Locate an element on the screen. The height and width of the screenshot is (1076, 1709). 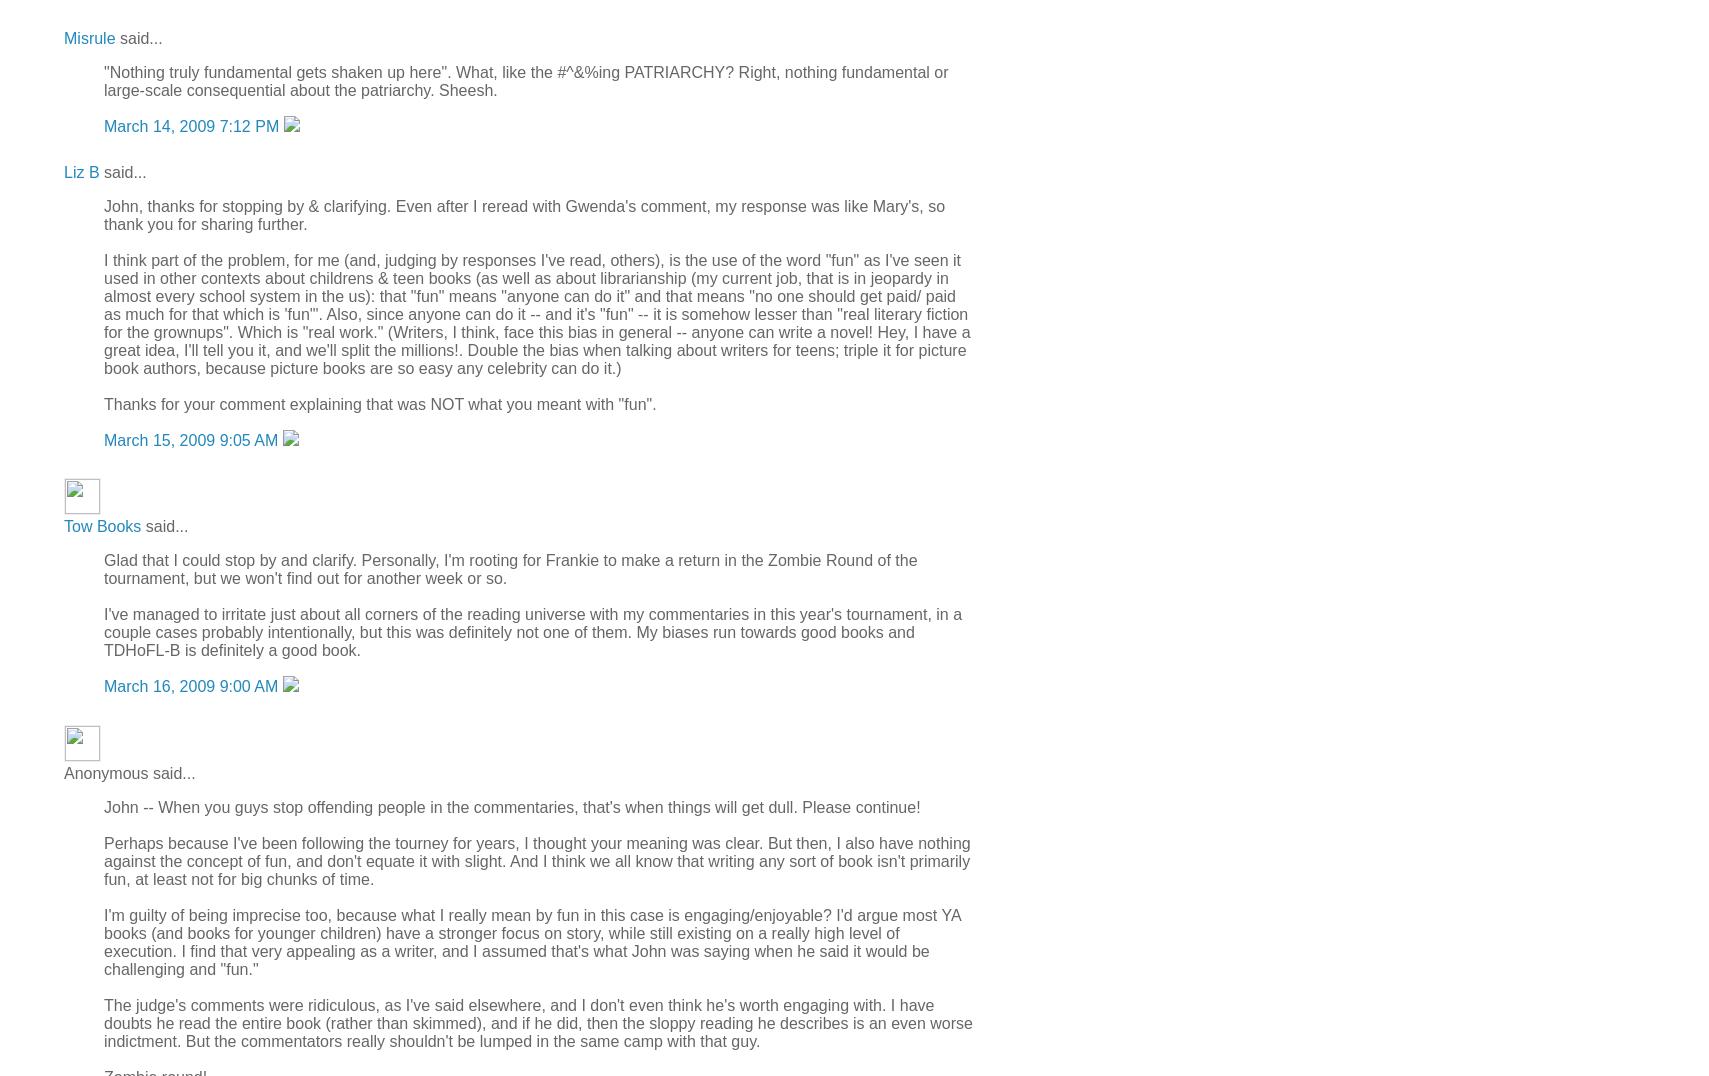
'"Nothing truly fundamental gets shaken up here". What, like the #^&%ing PATRIARCHY? Right, nothing fundamental or large-scale consequential about the patriarchy. Sheesh.' is located at coordinates (103, 81).